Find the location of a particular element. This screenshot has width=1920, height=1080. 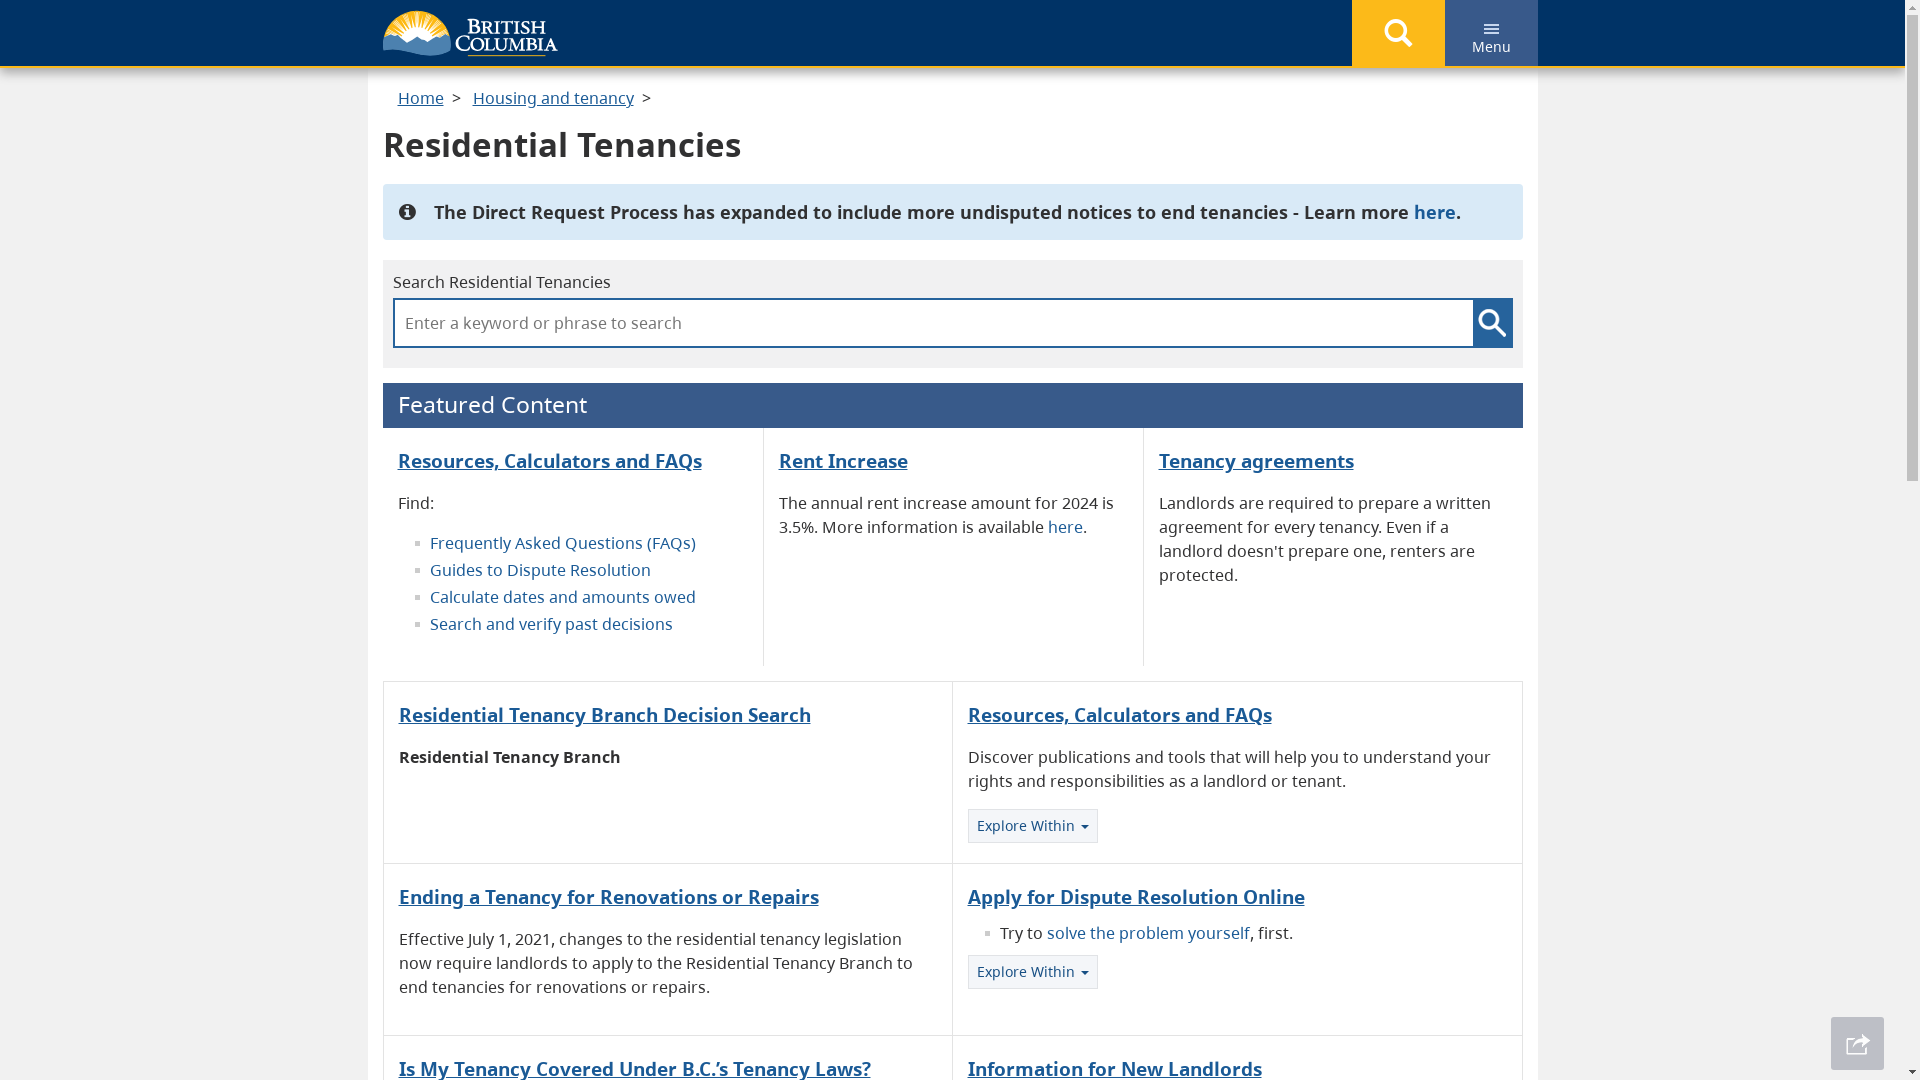

'here' is located at coordinates (1434, 212).